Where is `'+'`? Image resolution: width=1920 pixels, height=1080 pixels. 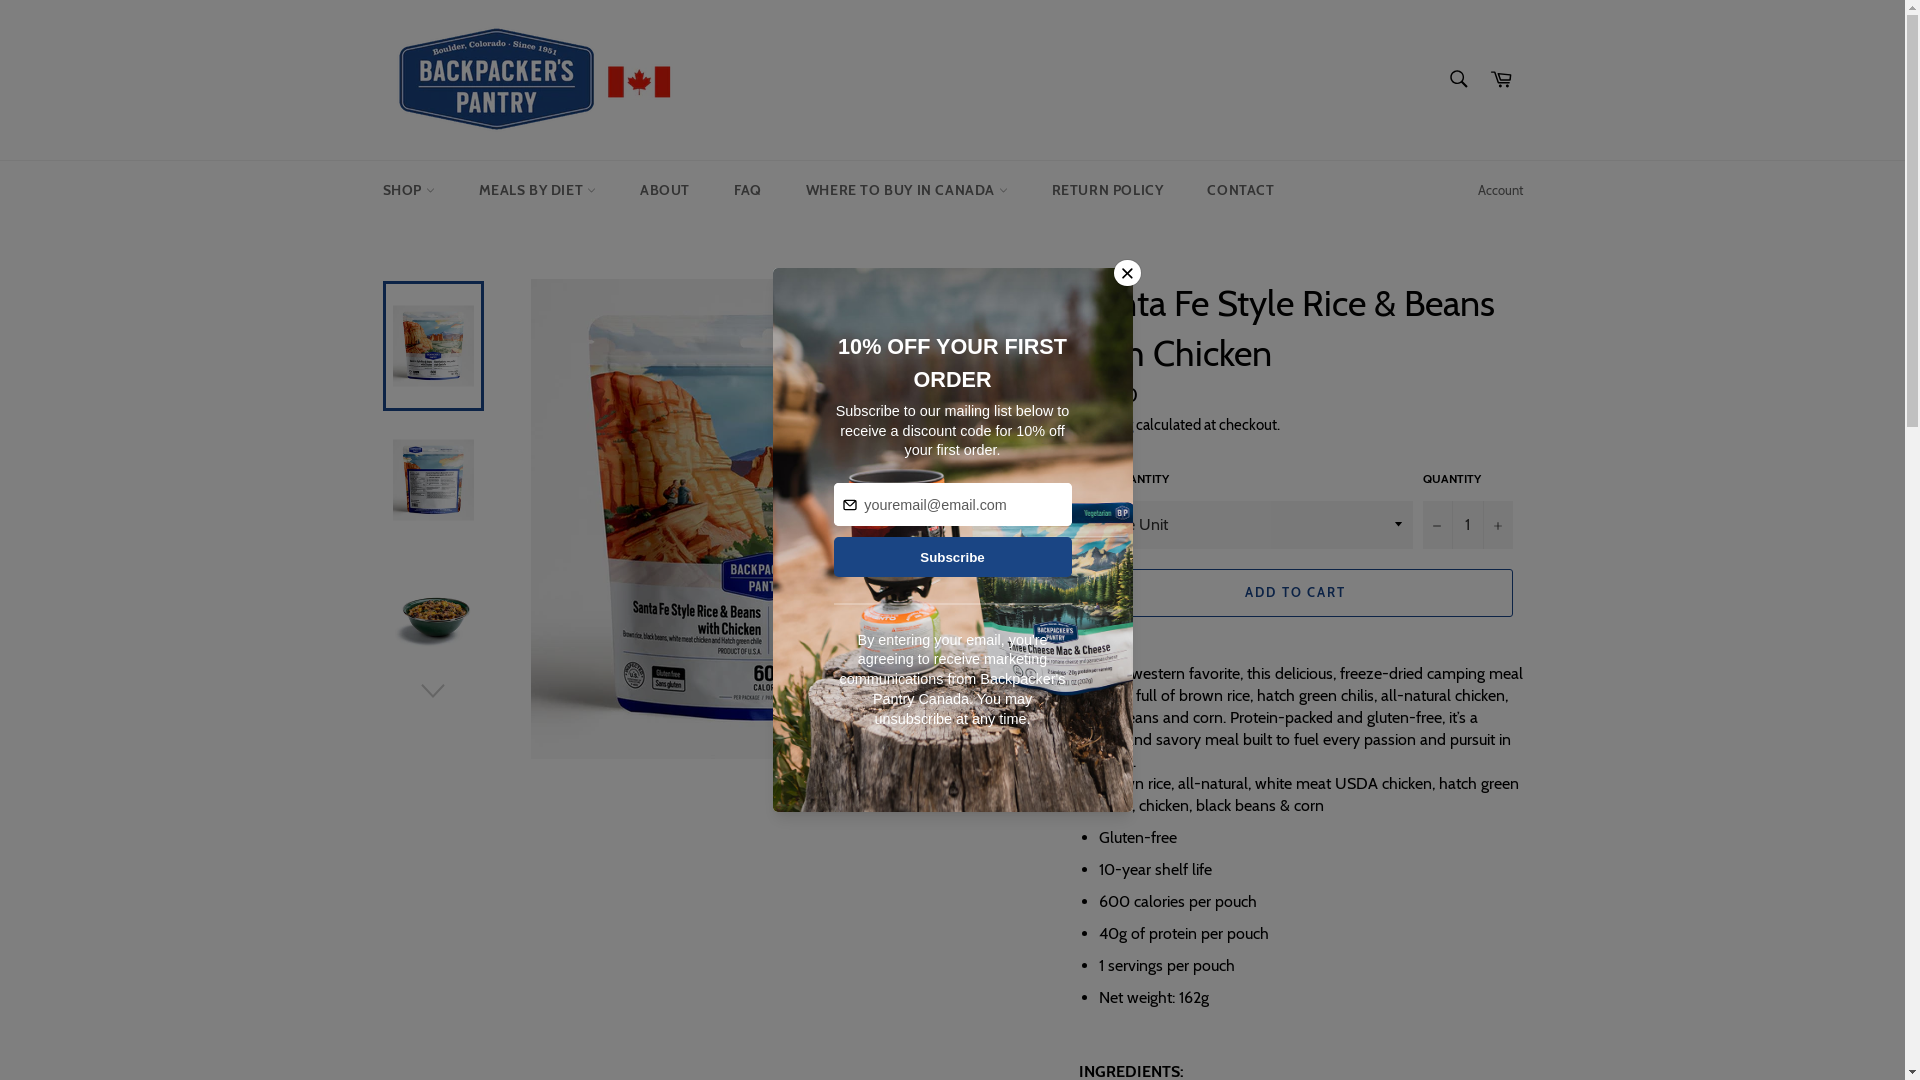
'+' is located at coordinates (1497, 523).